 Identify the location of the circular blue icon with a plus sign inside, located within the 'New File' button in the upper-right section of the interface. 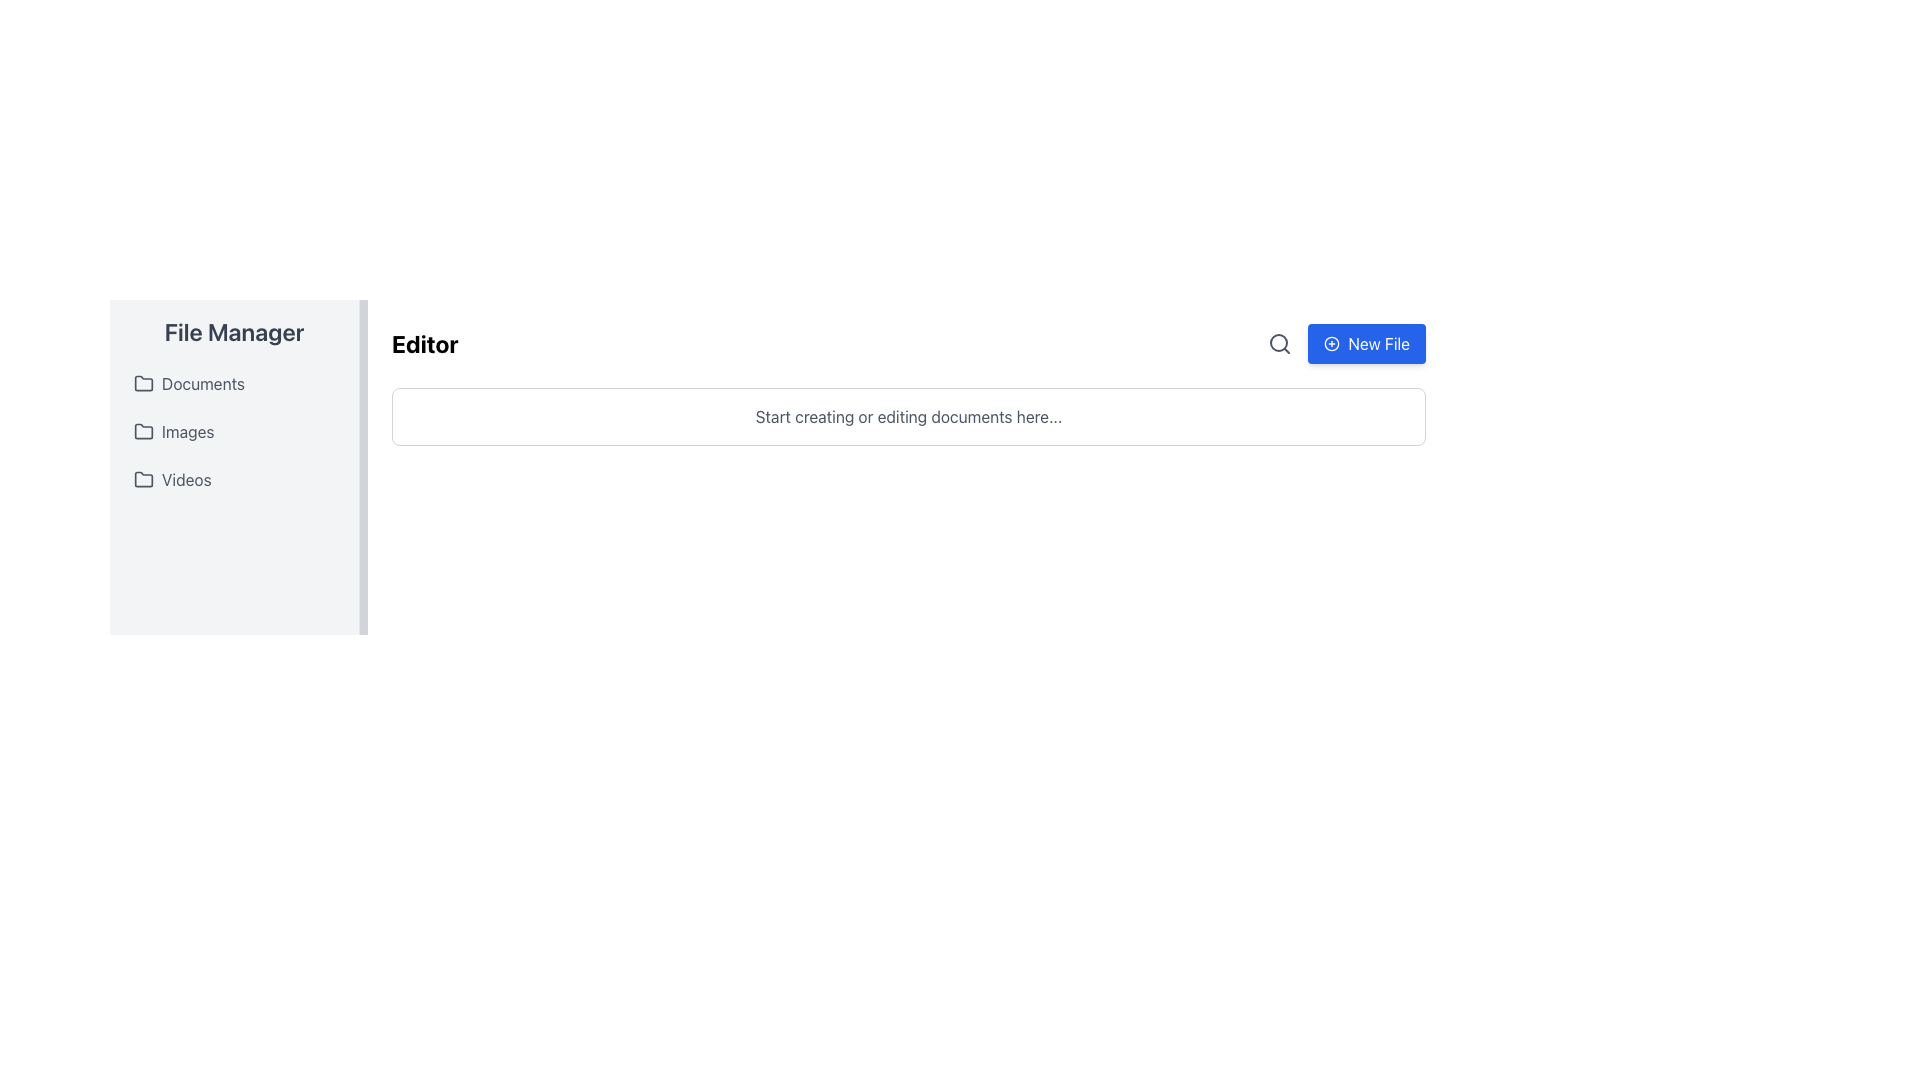
(1332, 342).